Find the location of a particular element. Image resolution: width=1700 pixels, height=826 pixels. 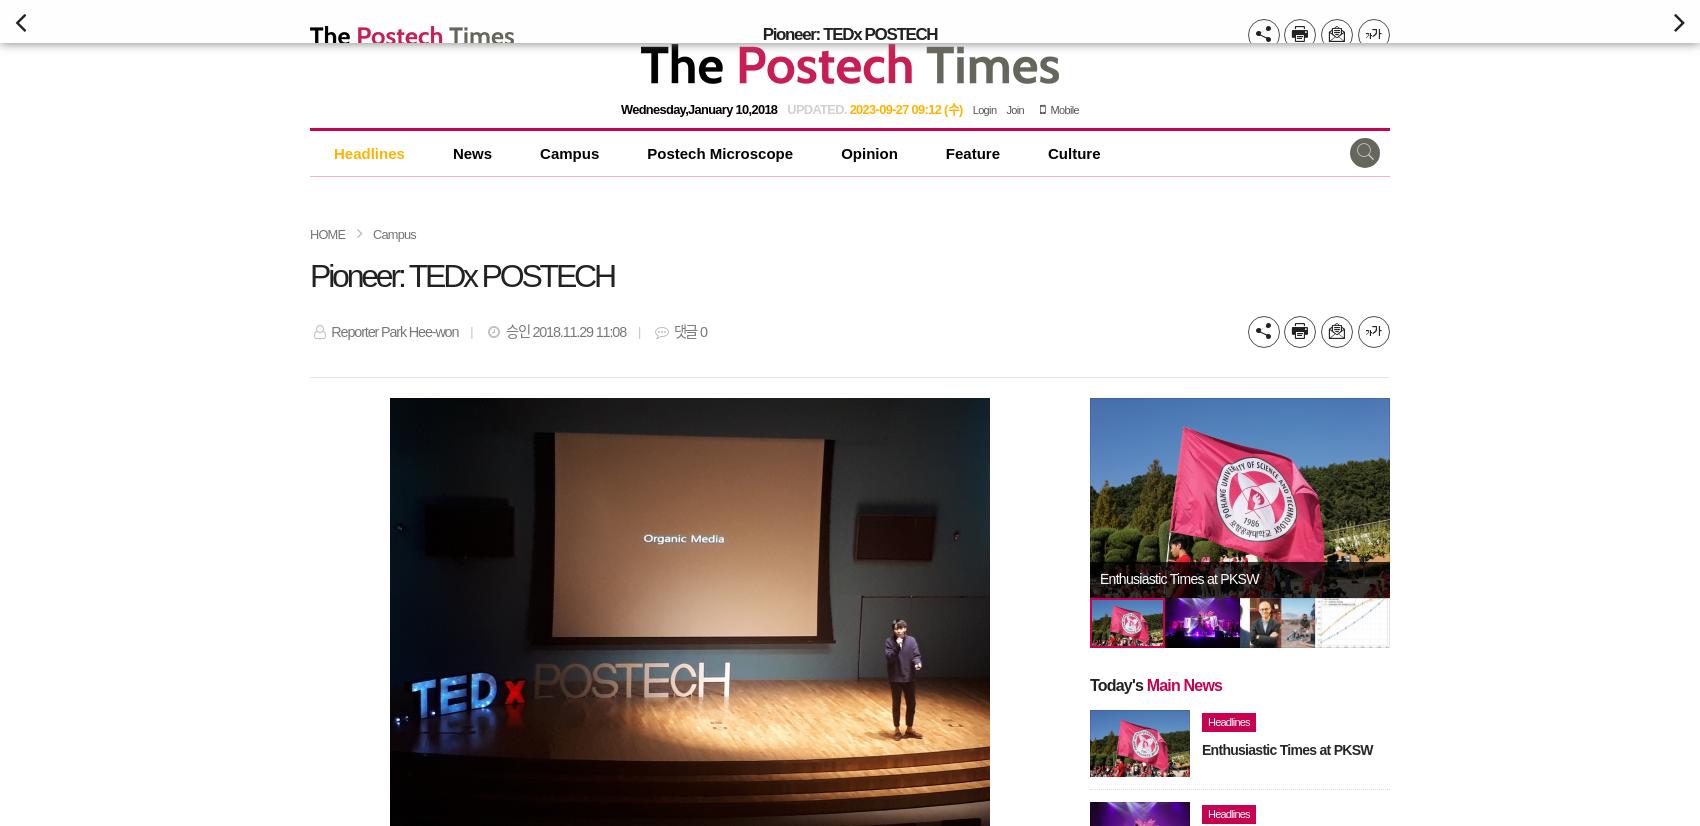

'Uncertainty Reveals the Security Level' is located at coordinates (1205, 578).